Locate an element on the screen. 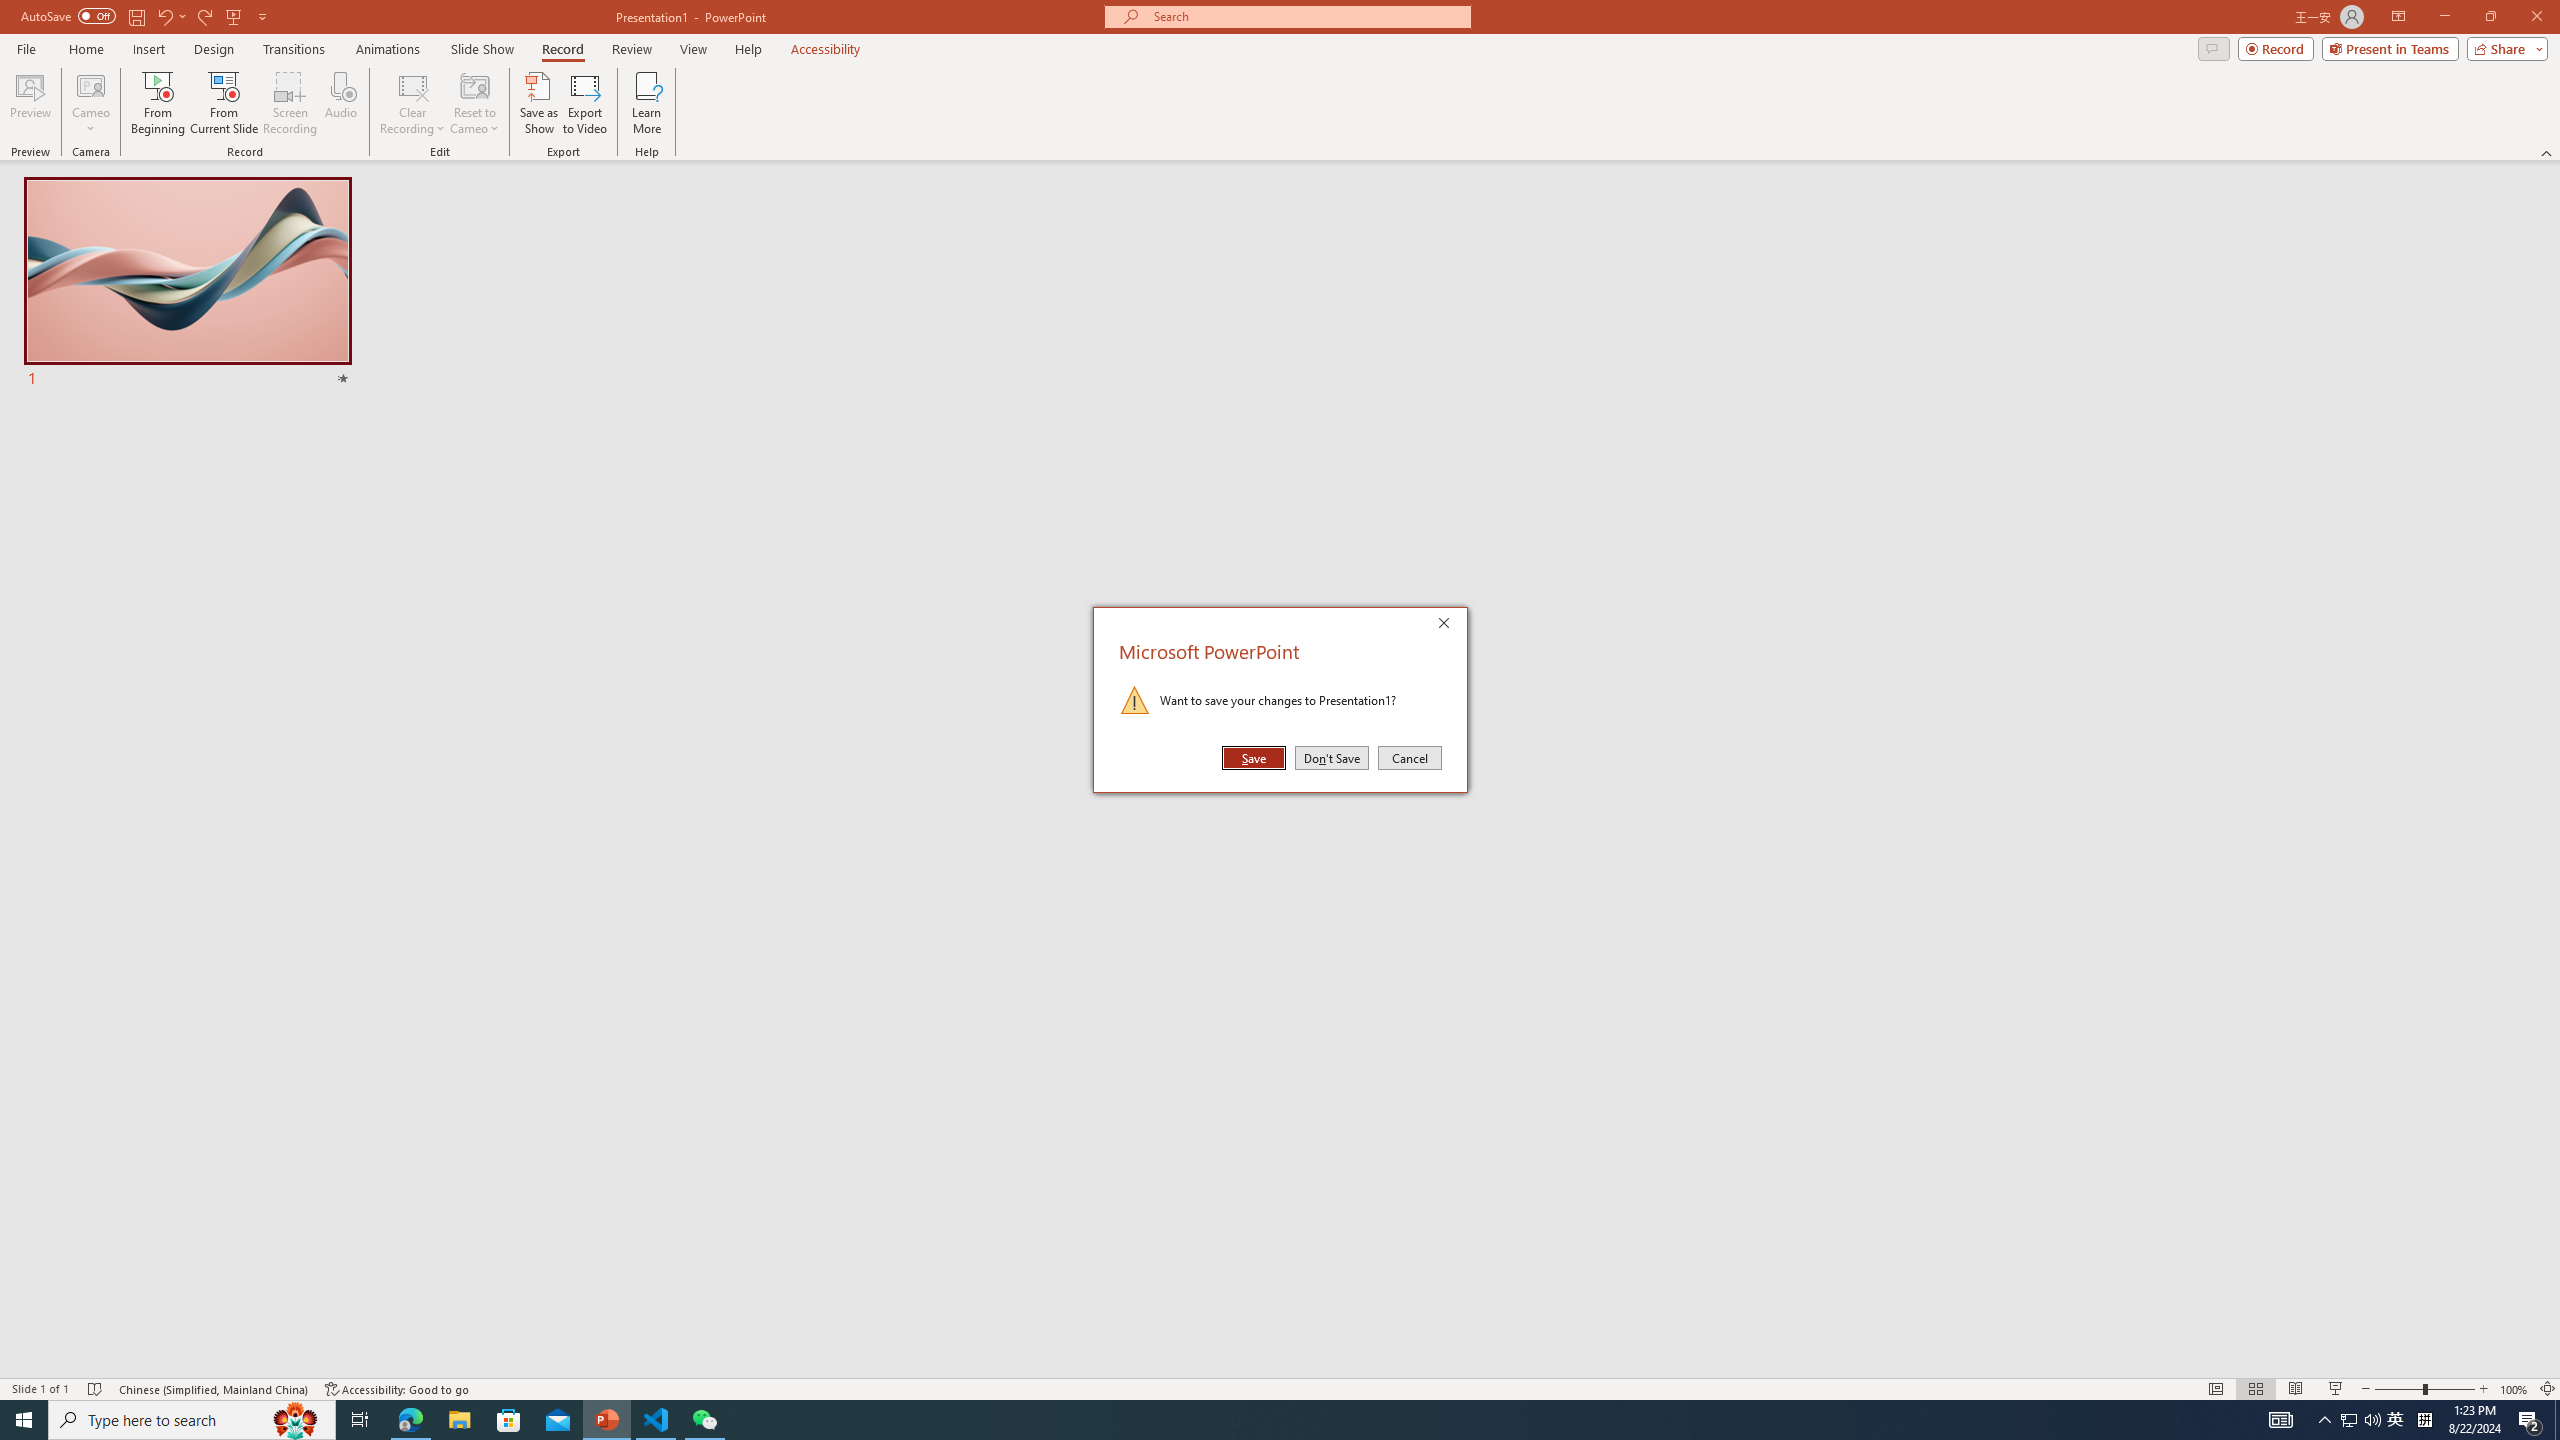  'Screen Recording' is located at coordinates (289, 103).